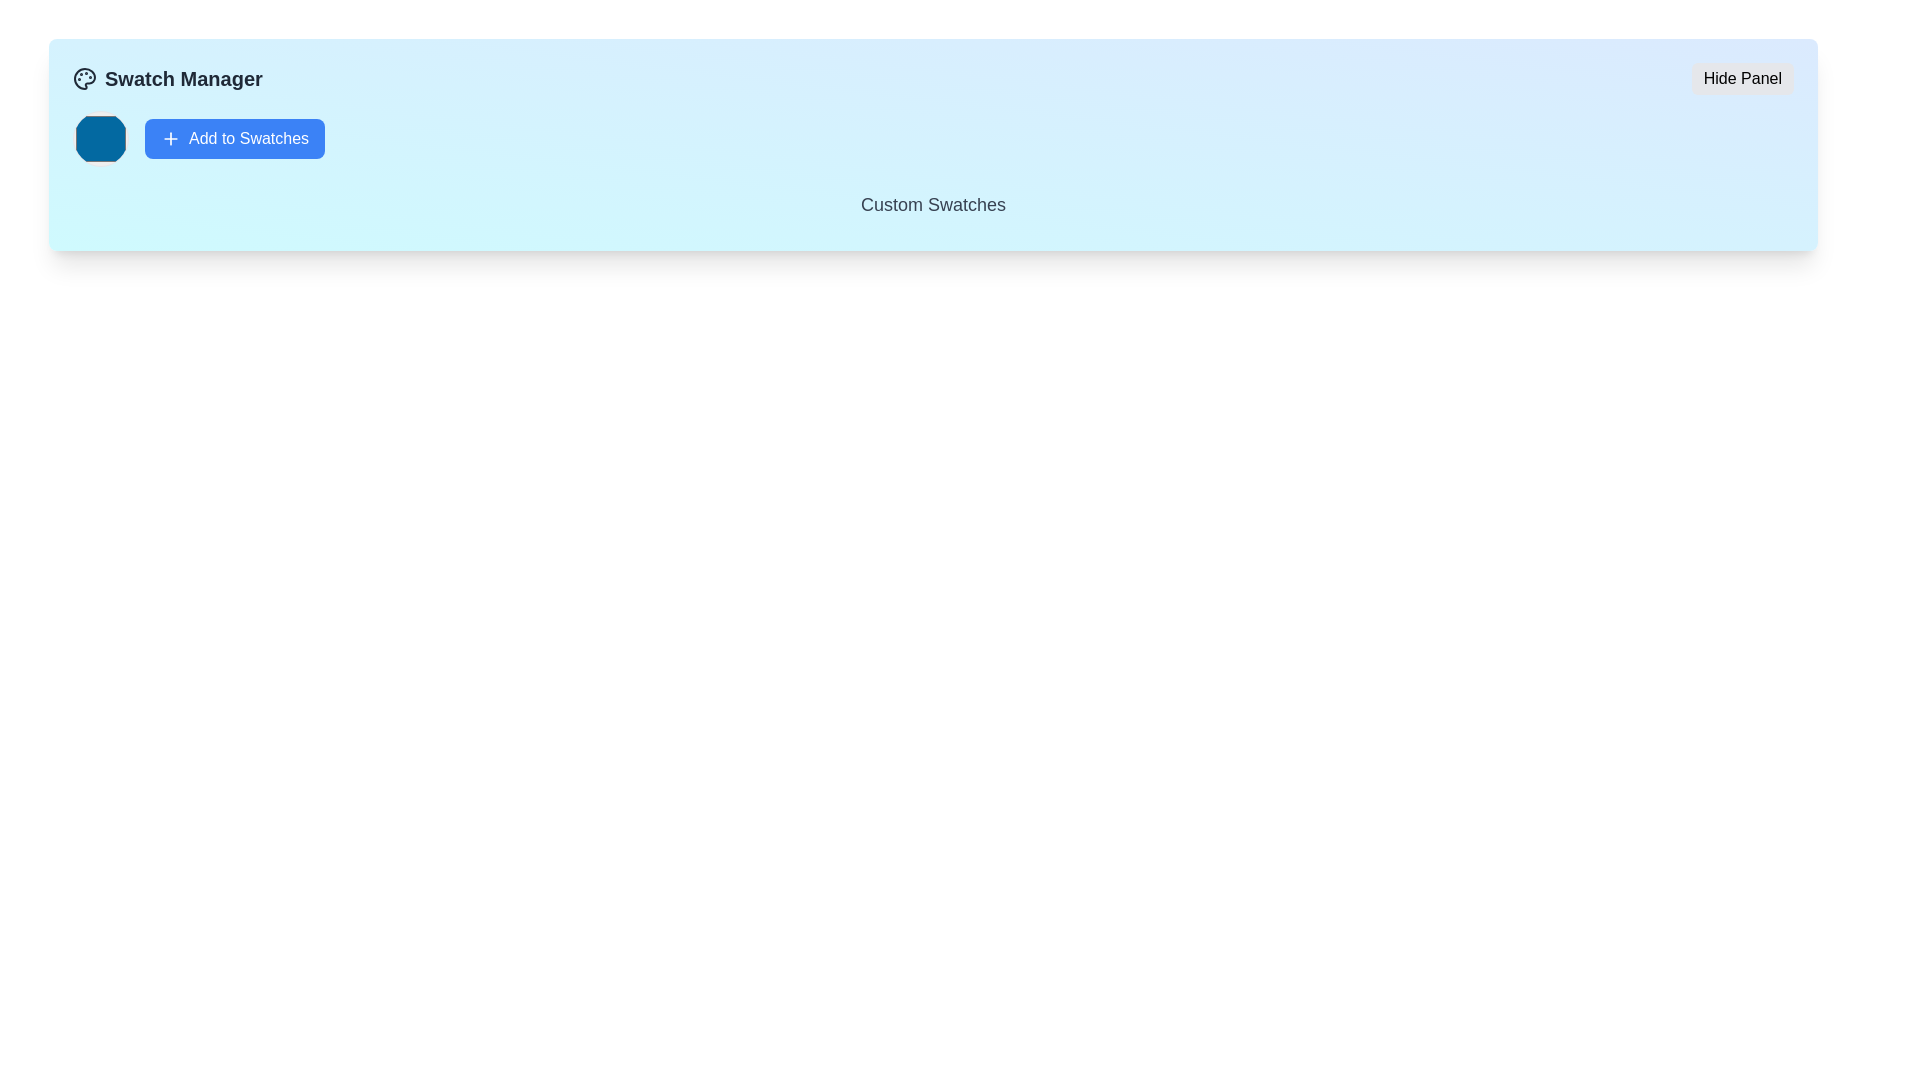 The width and height of the screenshot is (1920, 1080). What do you see at coordinates (84, 77) in the screenshot?
I see `the decorative painter's palette icon in the header labeled 'Swatch Manager', positioned to the left of the text label` at bounding box center [84, 77].